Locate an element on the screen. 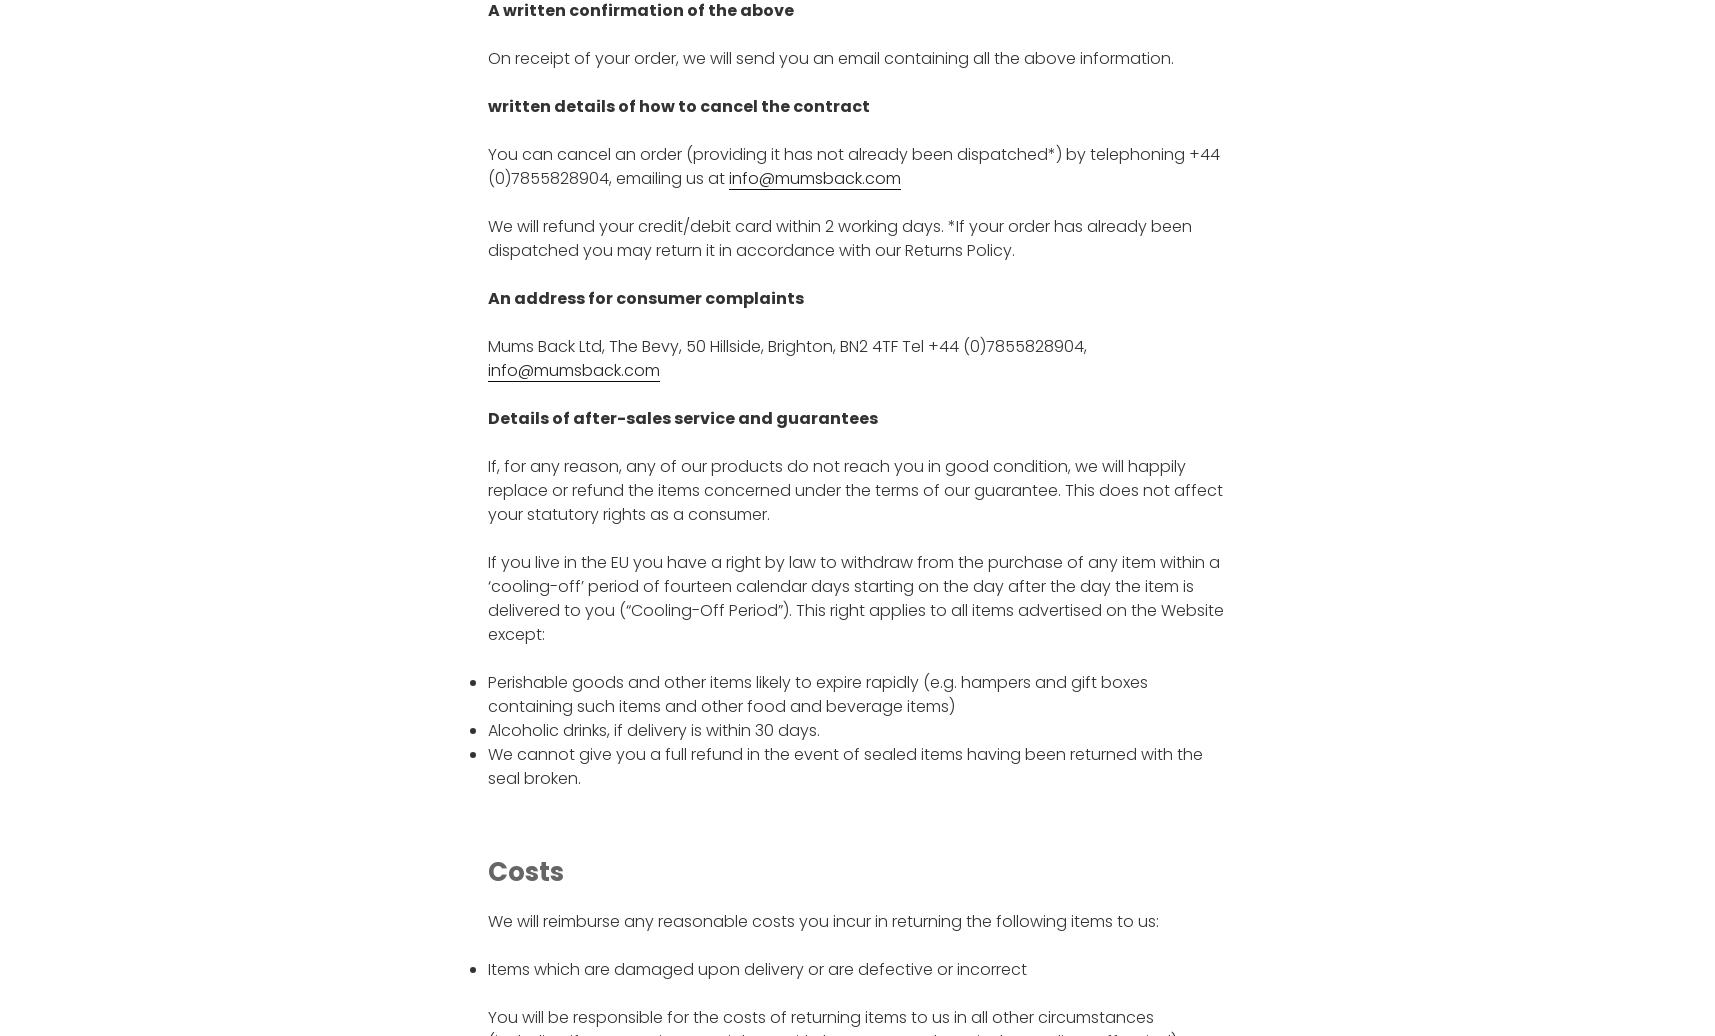 The width and height of the screenshot is (1715, 1036). 'written details of how to cancel the contract' is located at coordinates (677, 106).